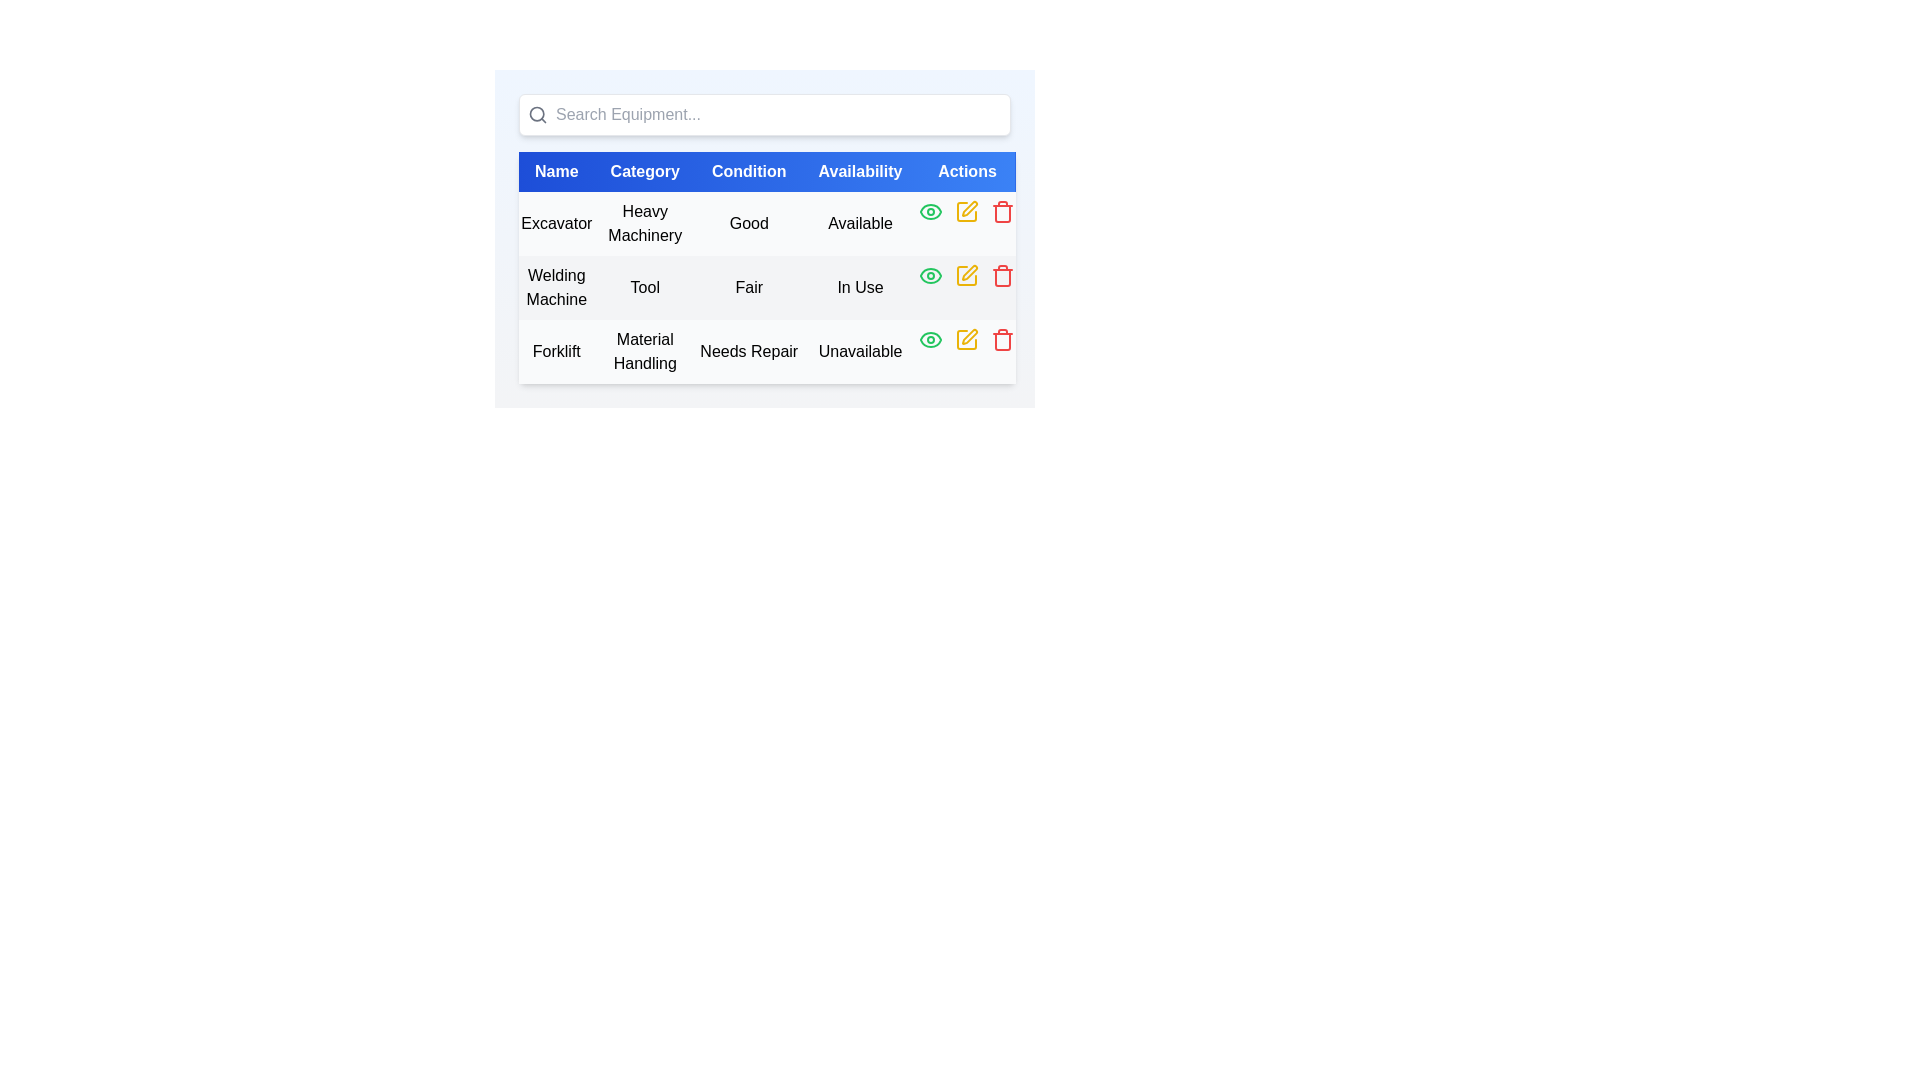  I want to click on the Static Text element displaying 'Material Handling' located in the 'Forklift' row, second cell of the 'Category' column, so click(645, 350).